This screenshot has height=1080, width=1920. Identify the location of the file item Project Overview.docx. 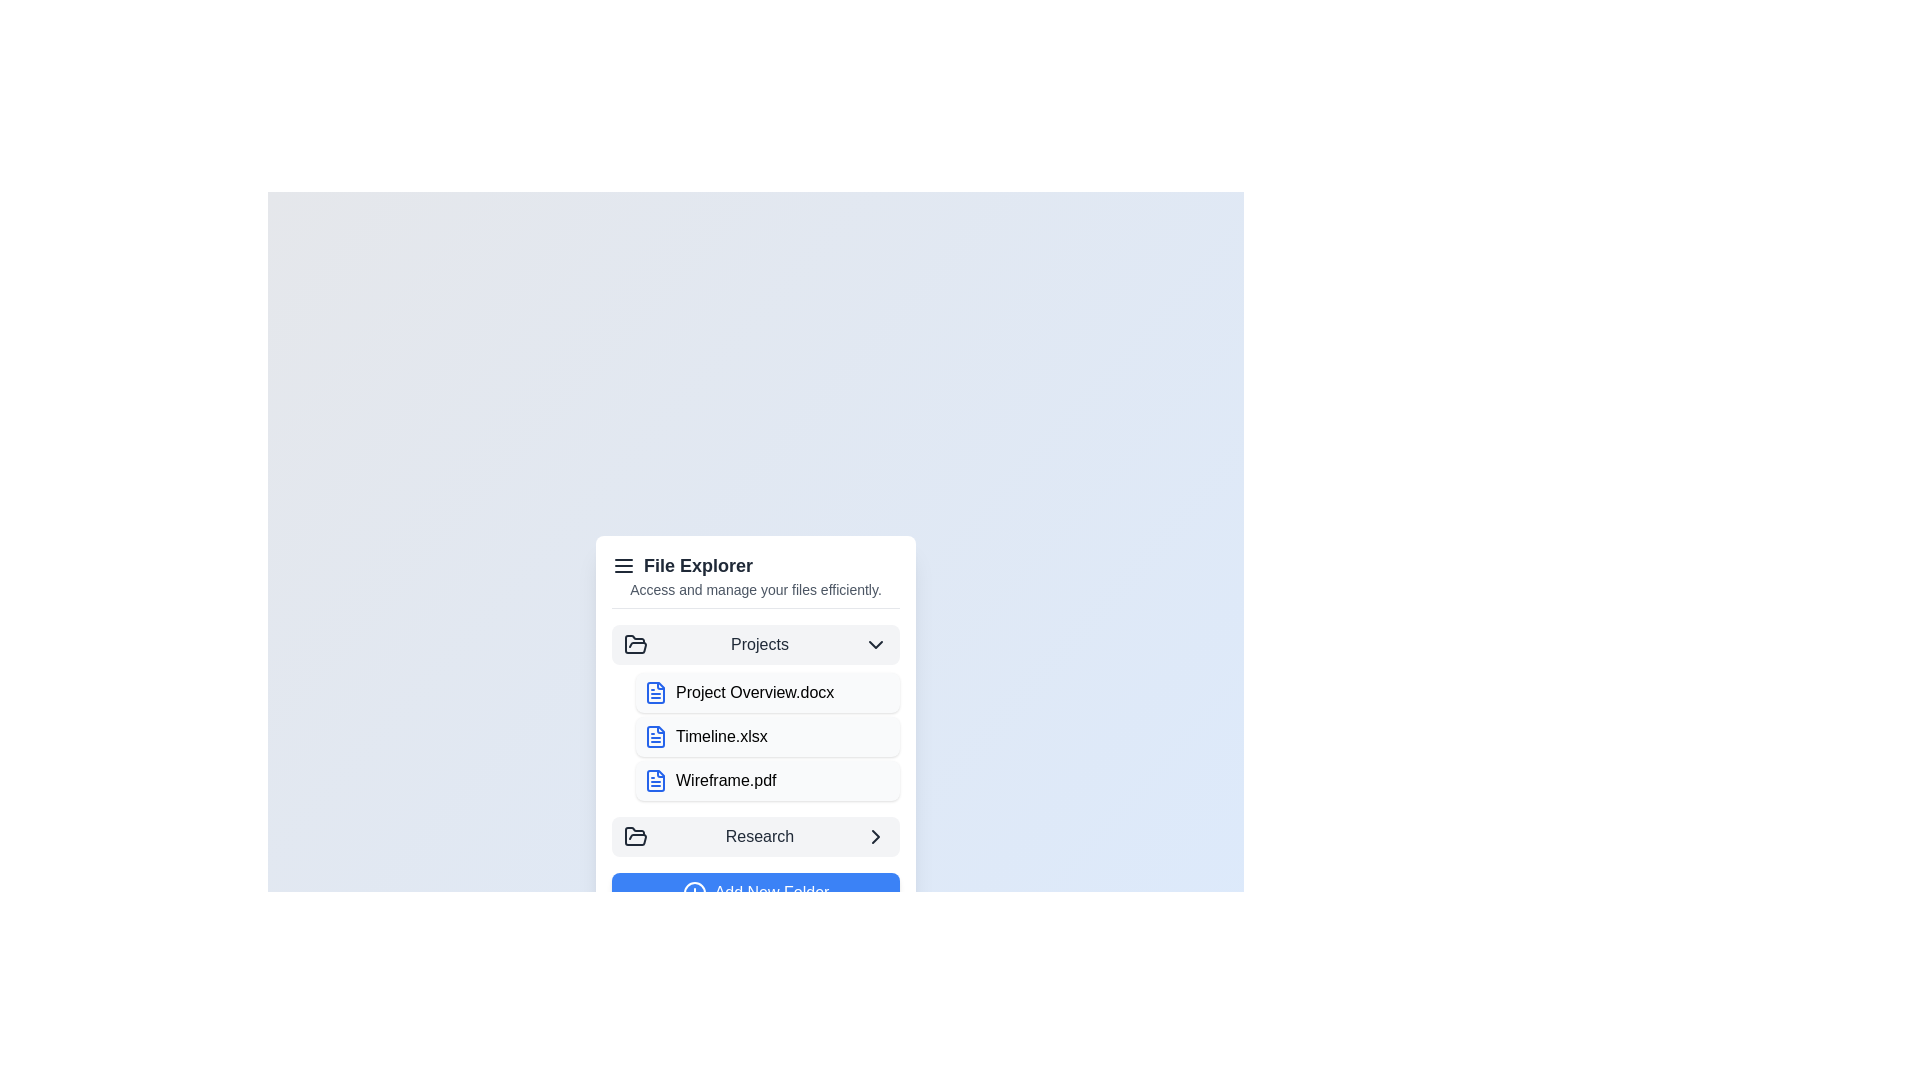
(767, 691).